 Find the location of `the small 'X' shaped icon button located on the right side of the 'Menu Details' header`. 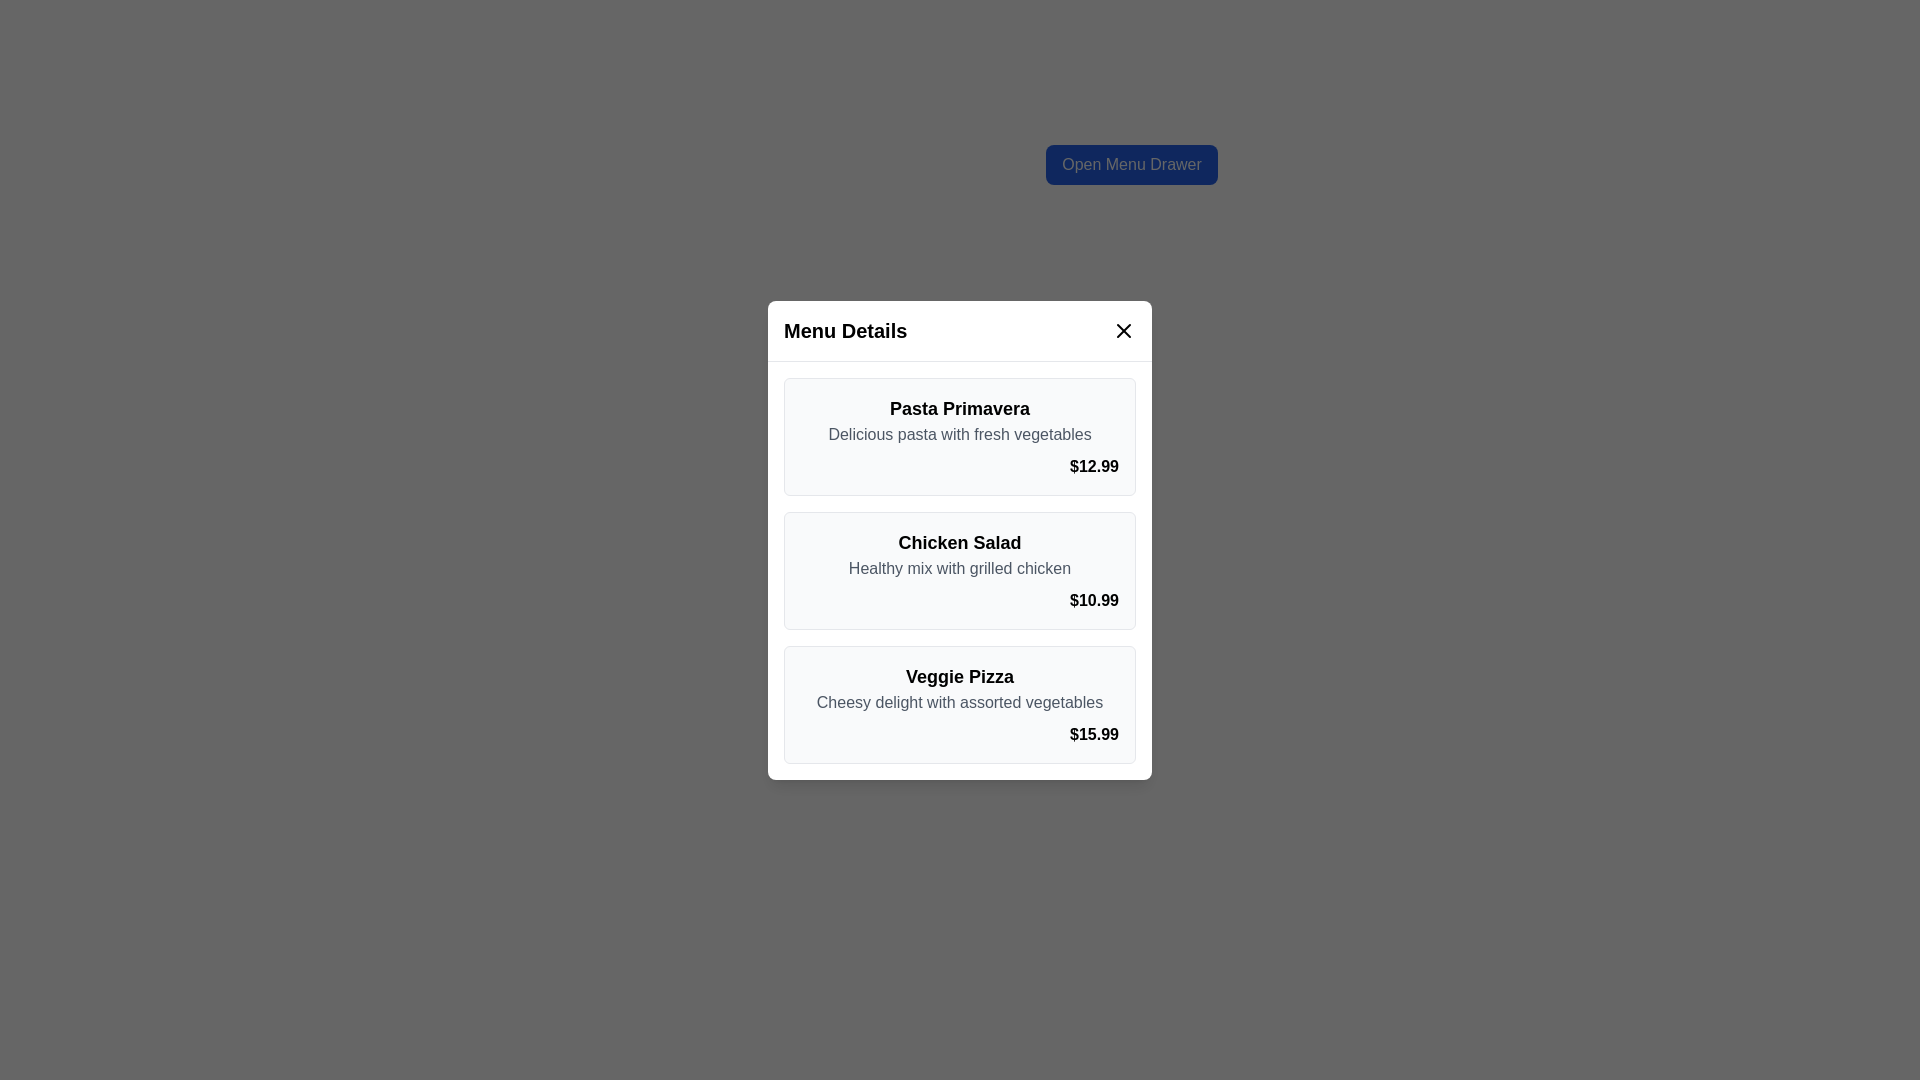

the small 'X' shaped icon button located on the right side of the 'Menu Details' header is located at coordinates (1123, 329).